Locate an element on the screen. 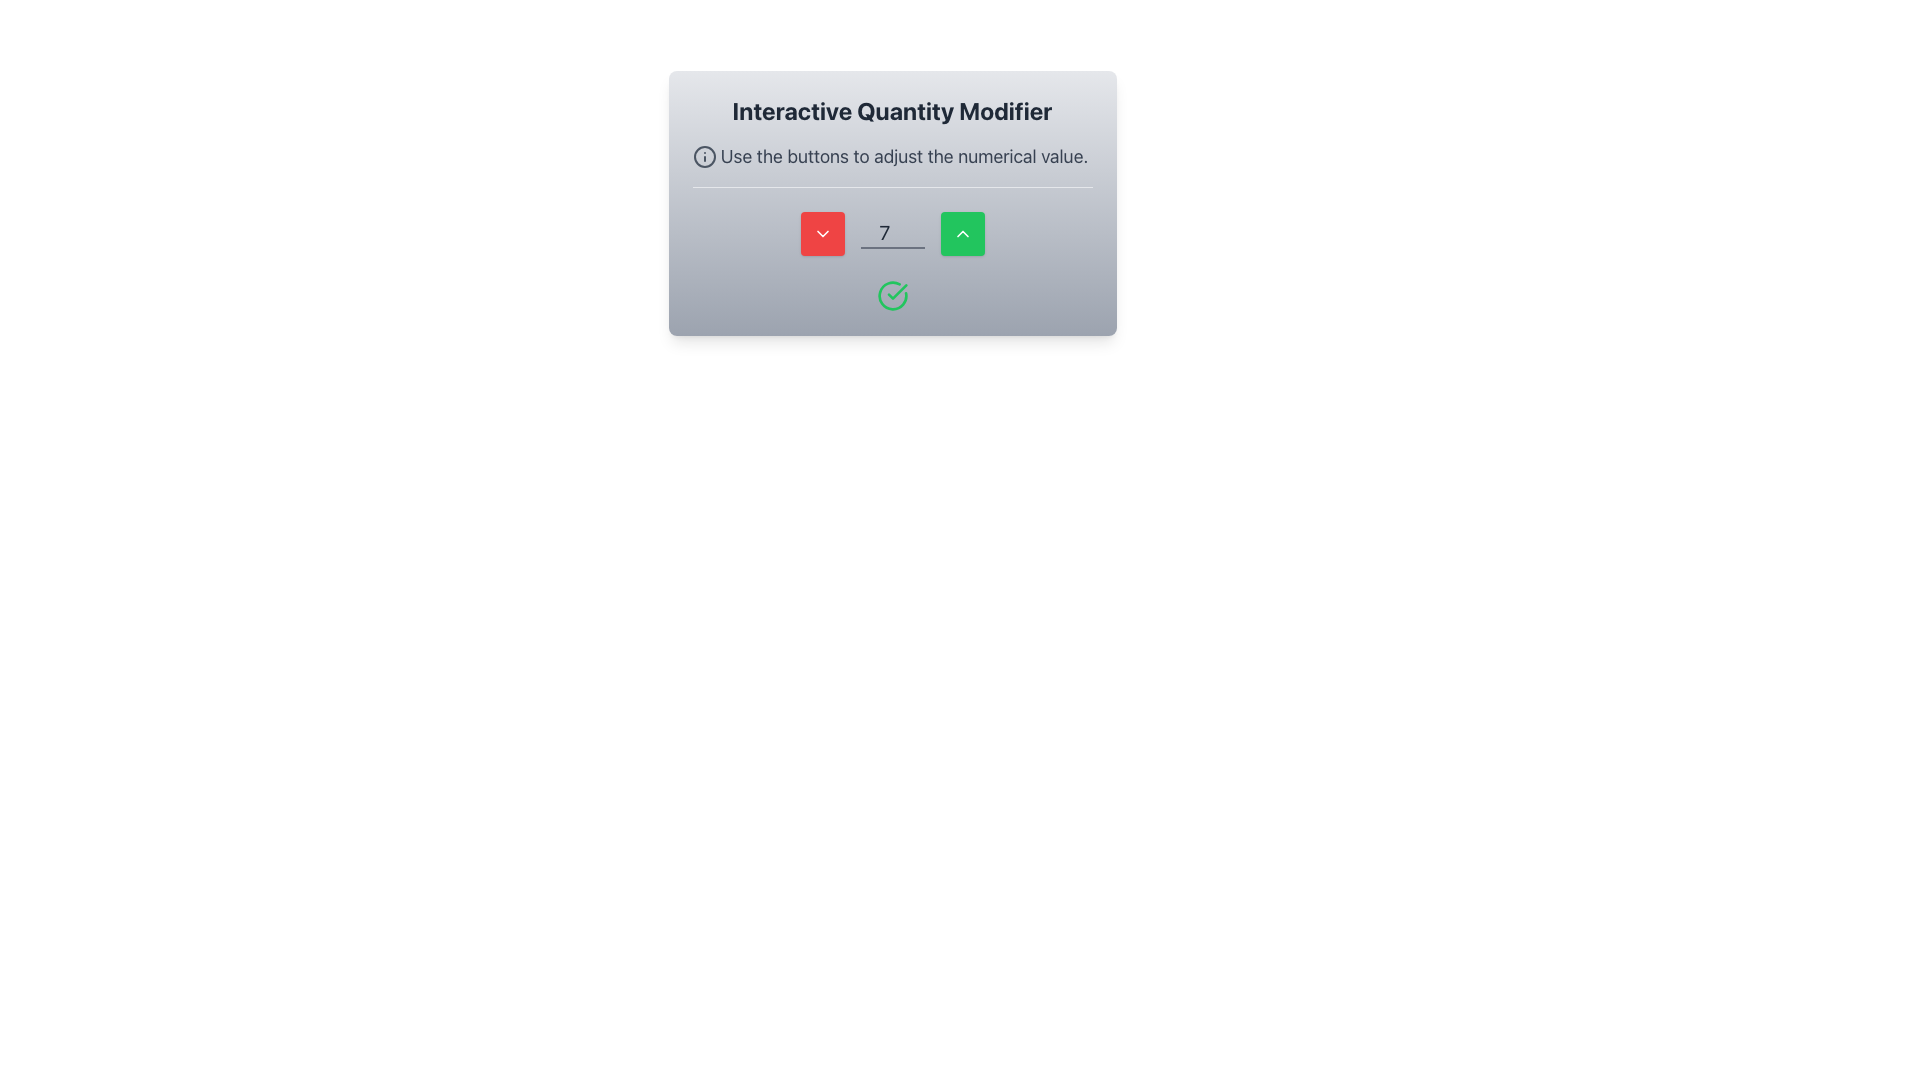 This screenshot has width=1920, height=1080. the icon located in the red button on the left side of the central numerical display is located at coordinates (822, 233).